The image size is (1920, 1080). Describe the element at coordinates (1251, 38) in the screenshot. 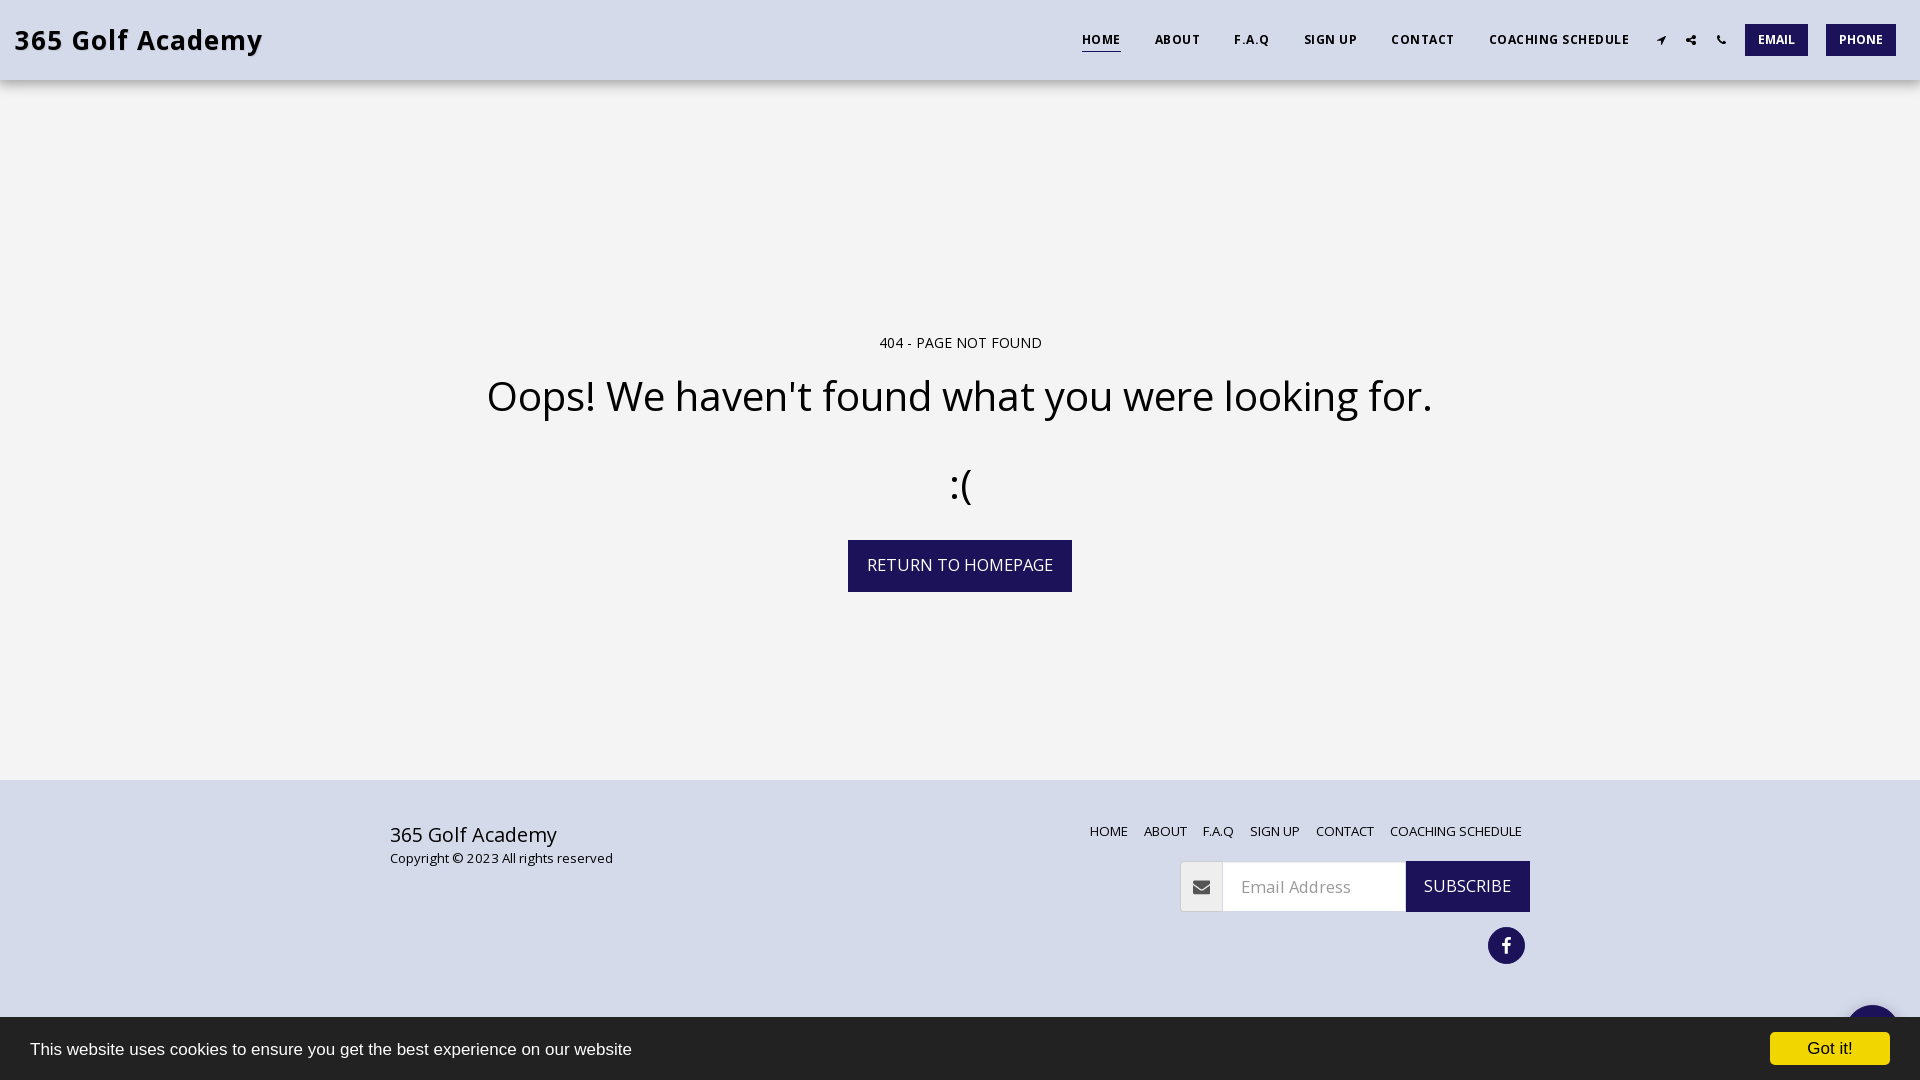

I see `'F.A.Q'` at that location.